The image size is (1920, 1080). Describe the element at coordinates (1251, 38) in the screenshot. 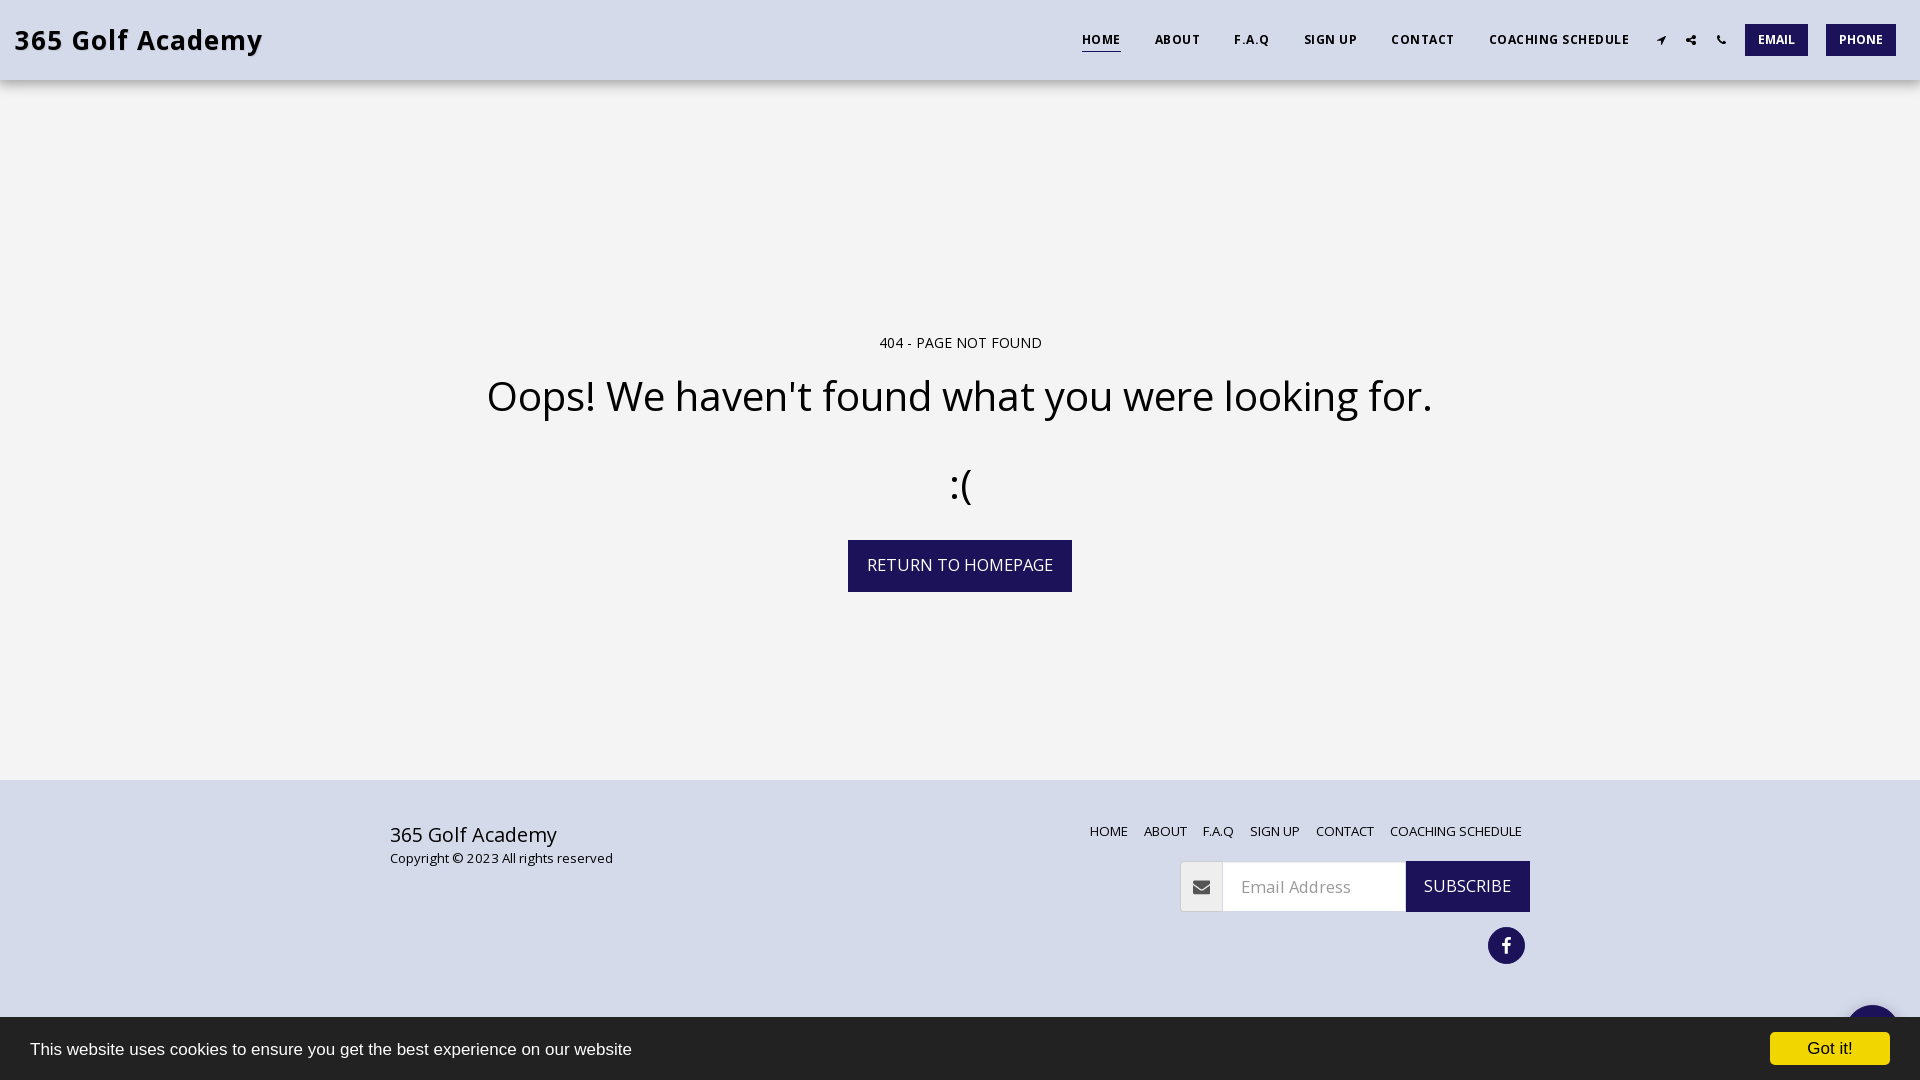

I see `'F.A.Q'` at that location.